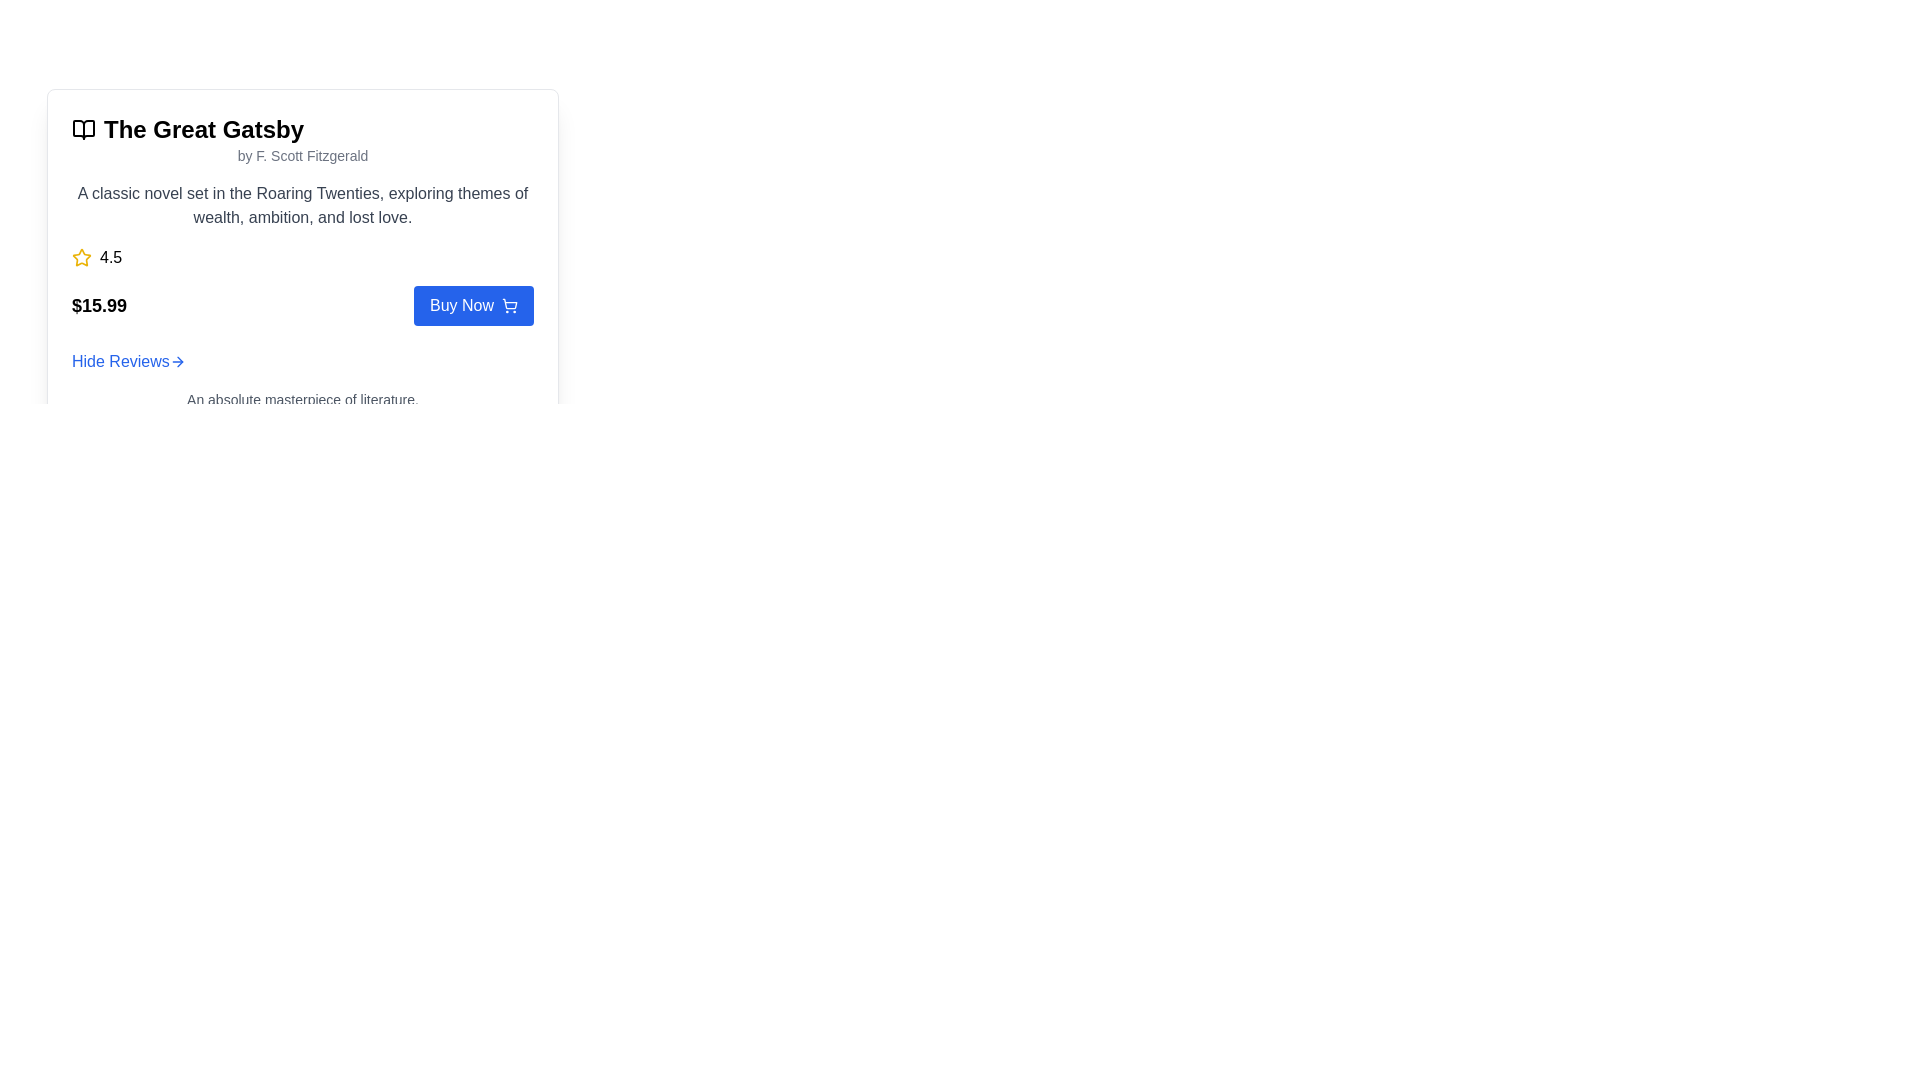 The height and width of the screenshot is (1080, 1920). What do you see at coordinates (80, 256) in the screenshot?
I see `the star icon that visually represents a numerical rating, located to the left of the numeric rating text ('4.5')` at bounding box center [80, 256].